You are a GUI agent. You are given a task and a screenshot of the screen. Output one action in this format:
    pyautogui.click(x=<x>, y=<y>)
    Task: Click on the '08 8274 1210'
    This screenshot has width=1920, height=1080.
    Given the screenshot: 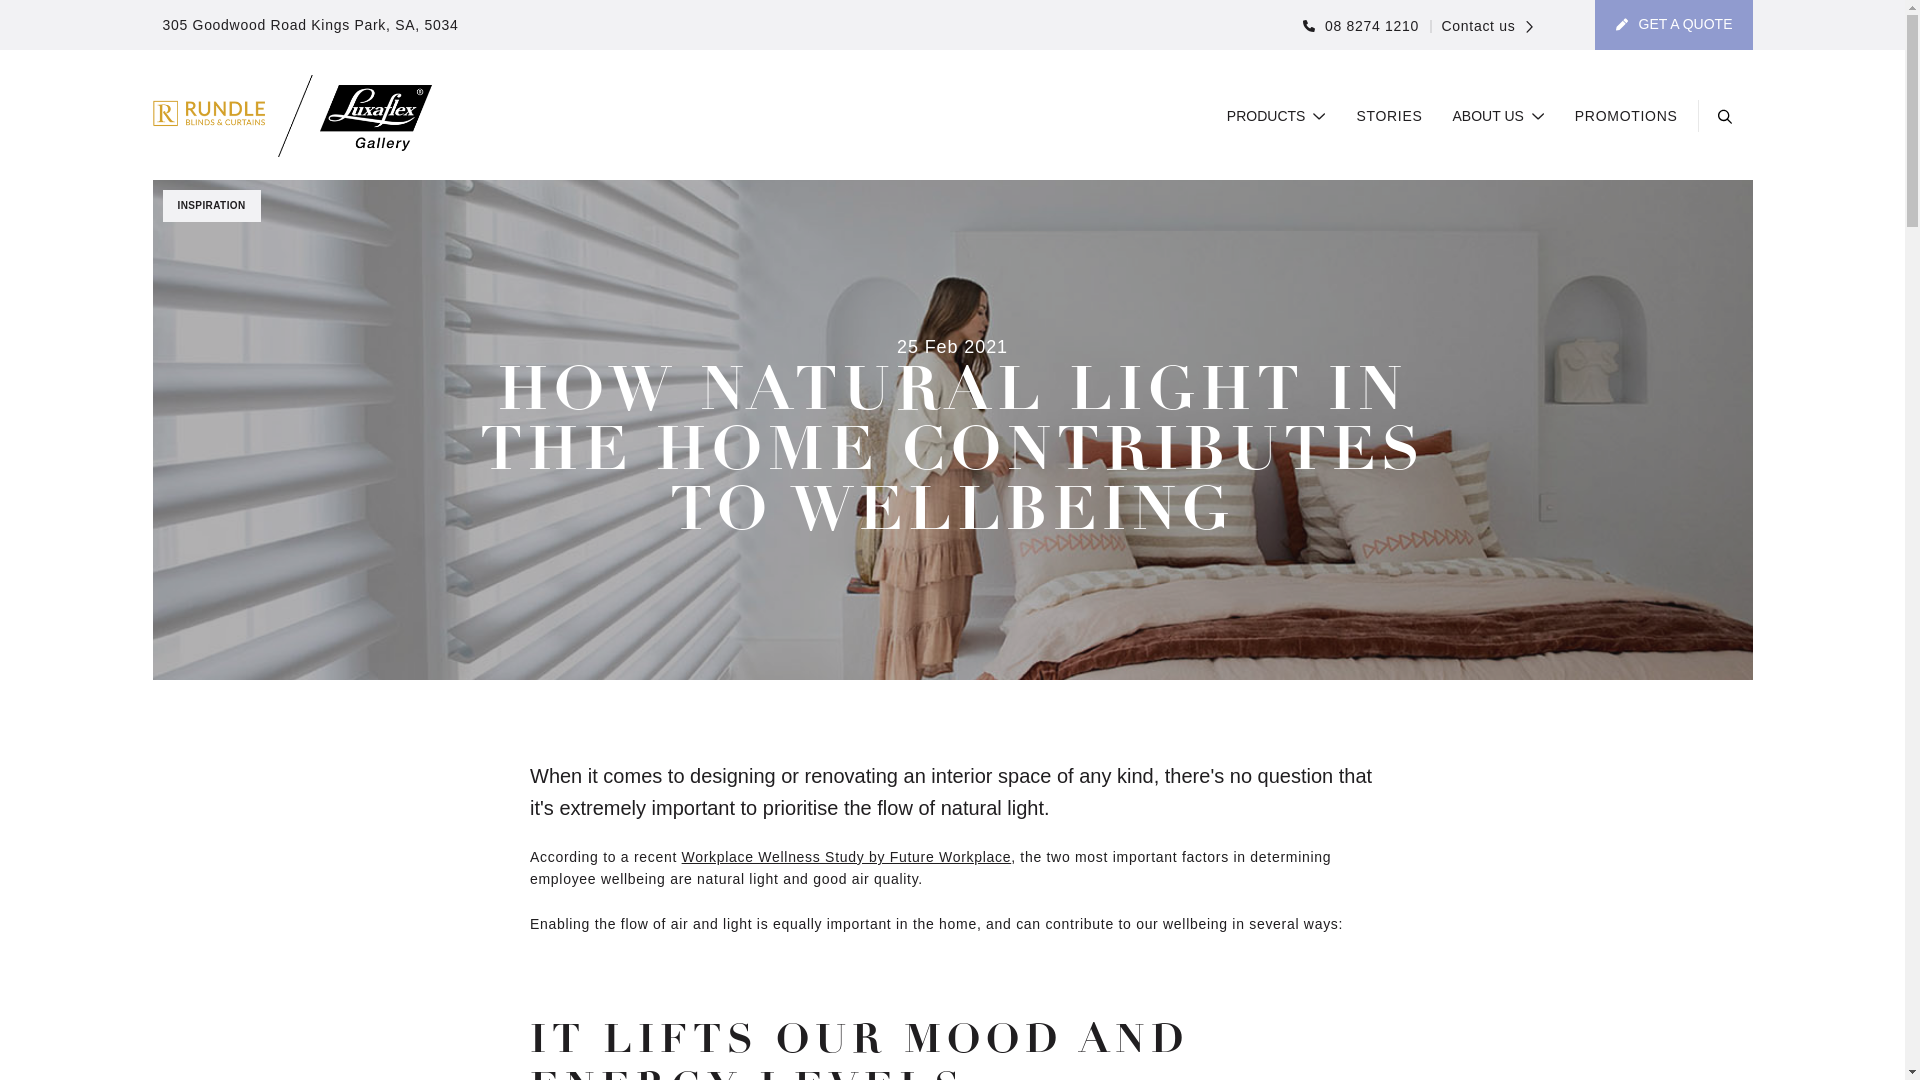 What is the action you would take?
    pyautogui.click(x=1360, y=26)
    